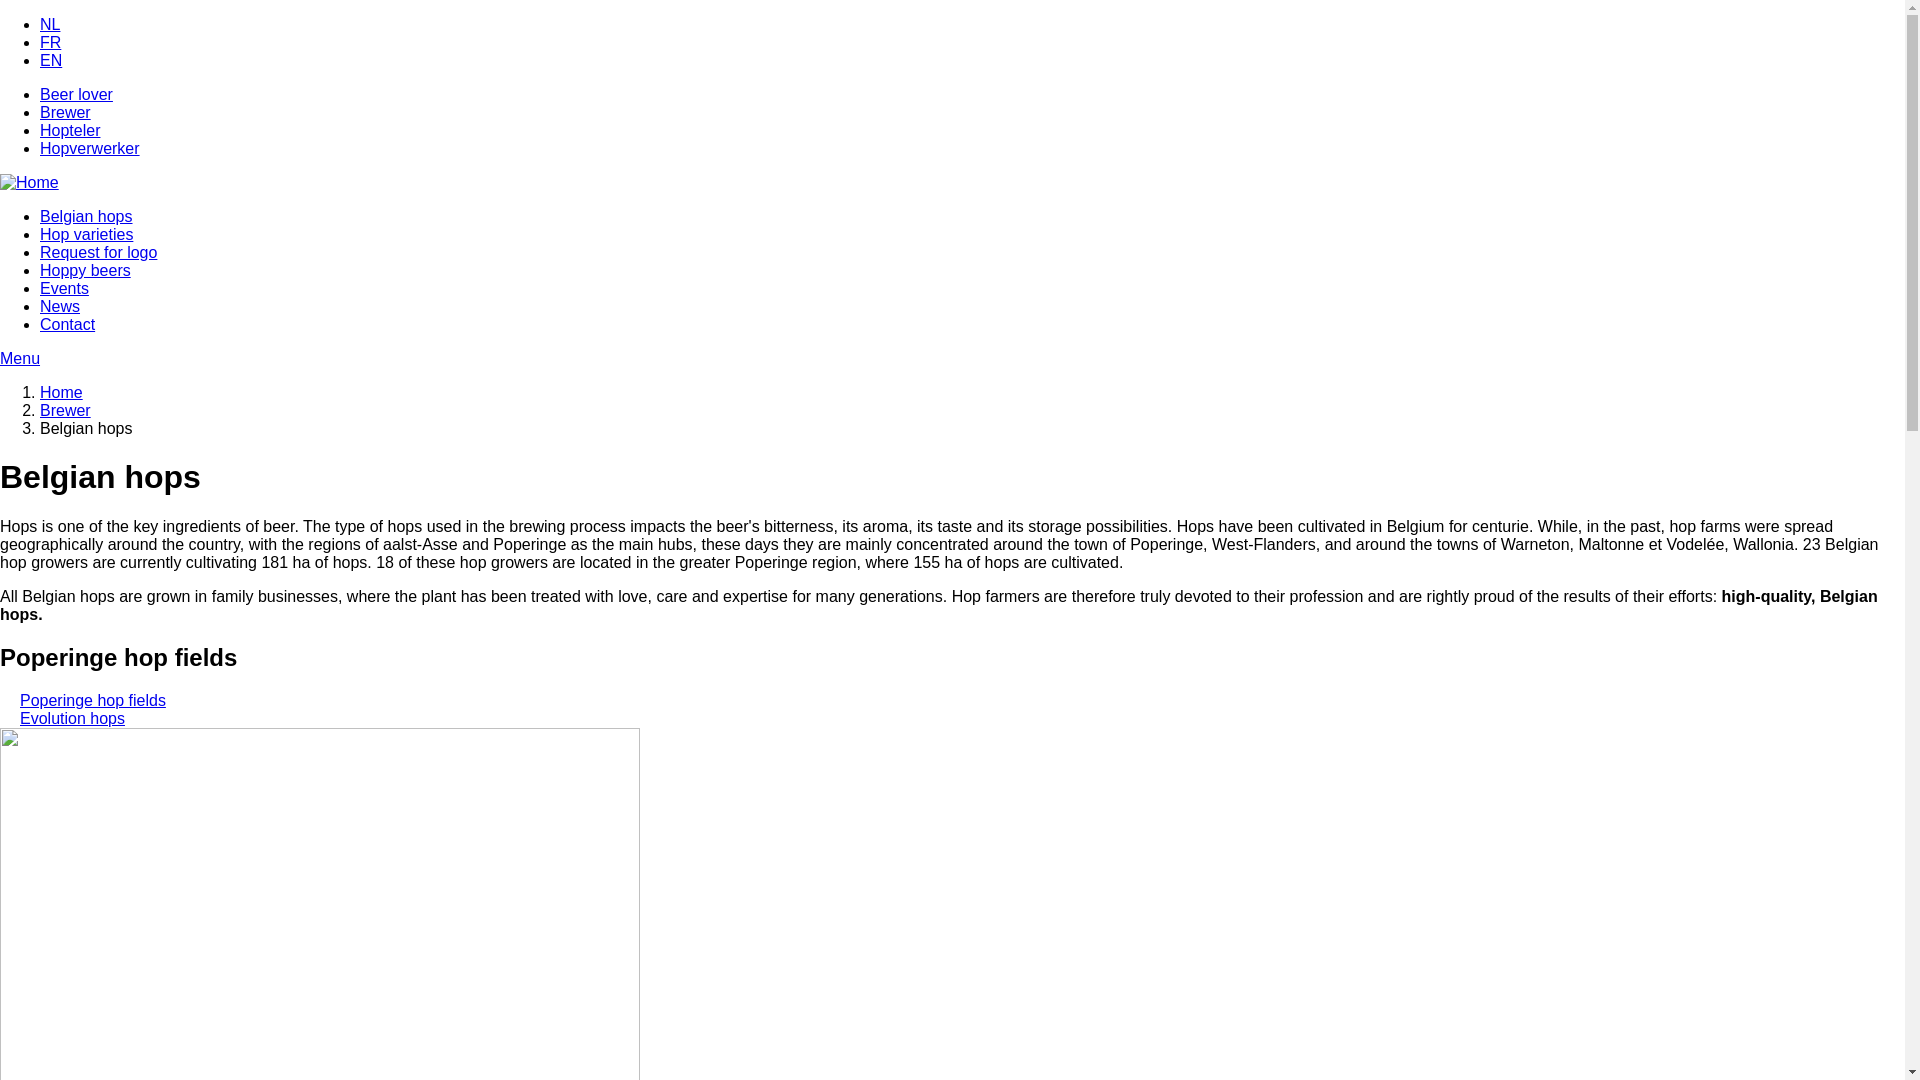 The width and height of the screenshot is (1920, 1080). I want to click on 'Request for logo', so click(97, 251).